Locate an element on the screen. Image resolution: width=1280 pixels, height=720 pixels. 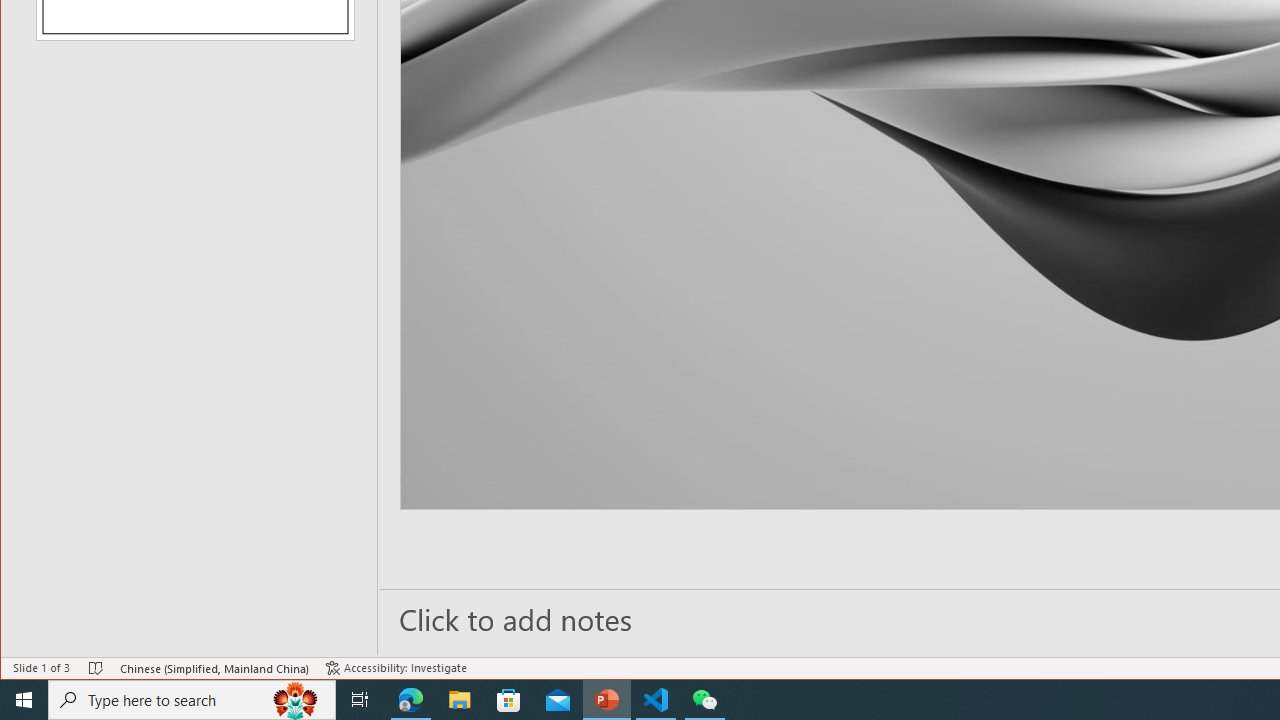
'File Explorer' is located at coordinates (459, 698).